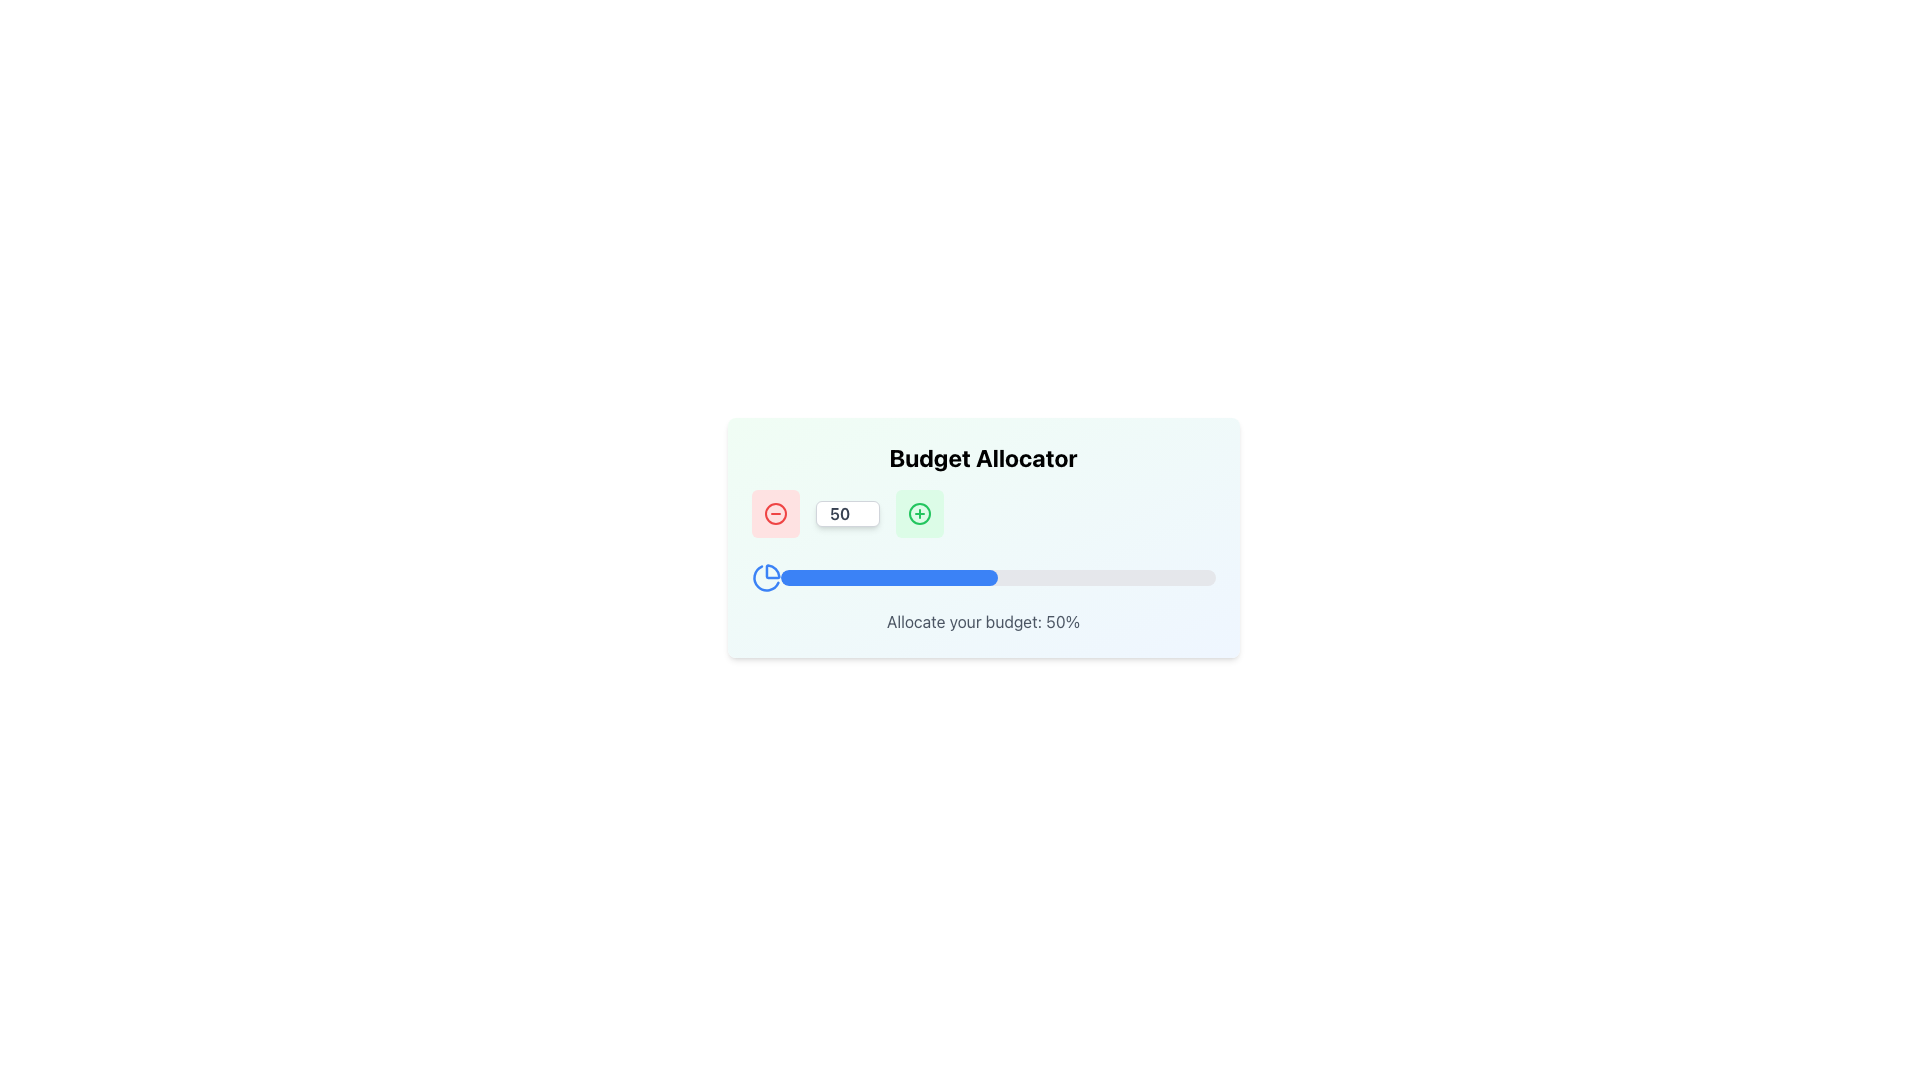  What do you see at coordinates (918, 512) in the screenshot?
I see `the button that increases the numeric value in the adjacent input box, located to the right of the input displaying '50'` at bounding box center [918, 512].